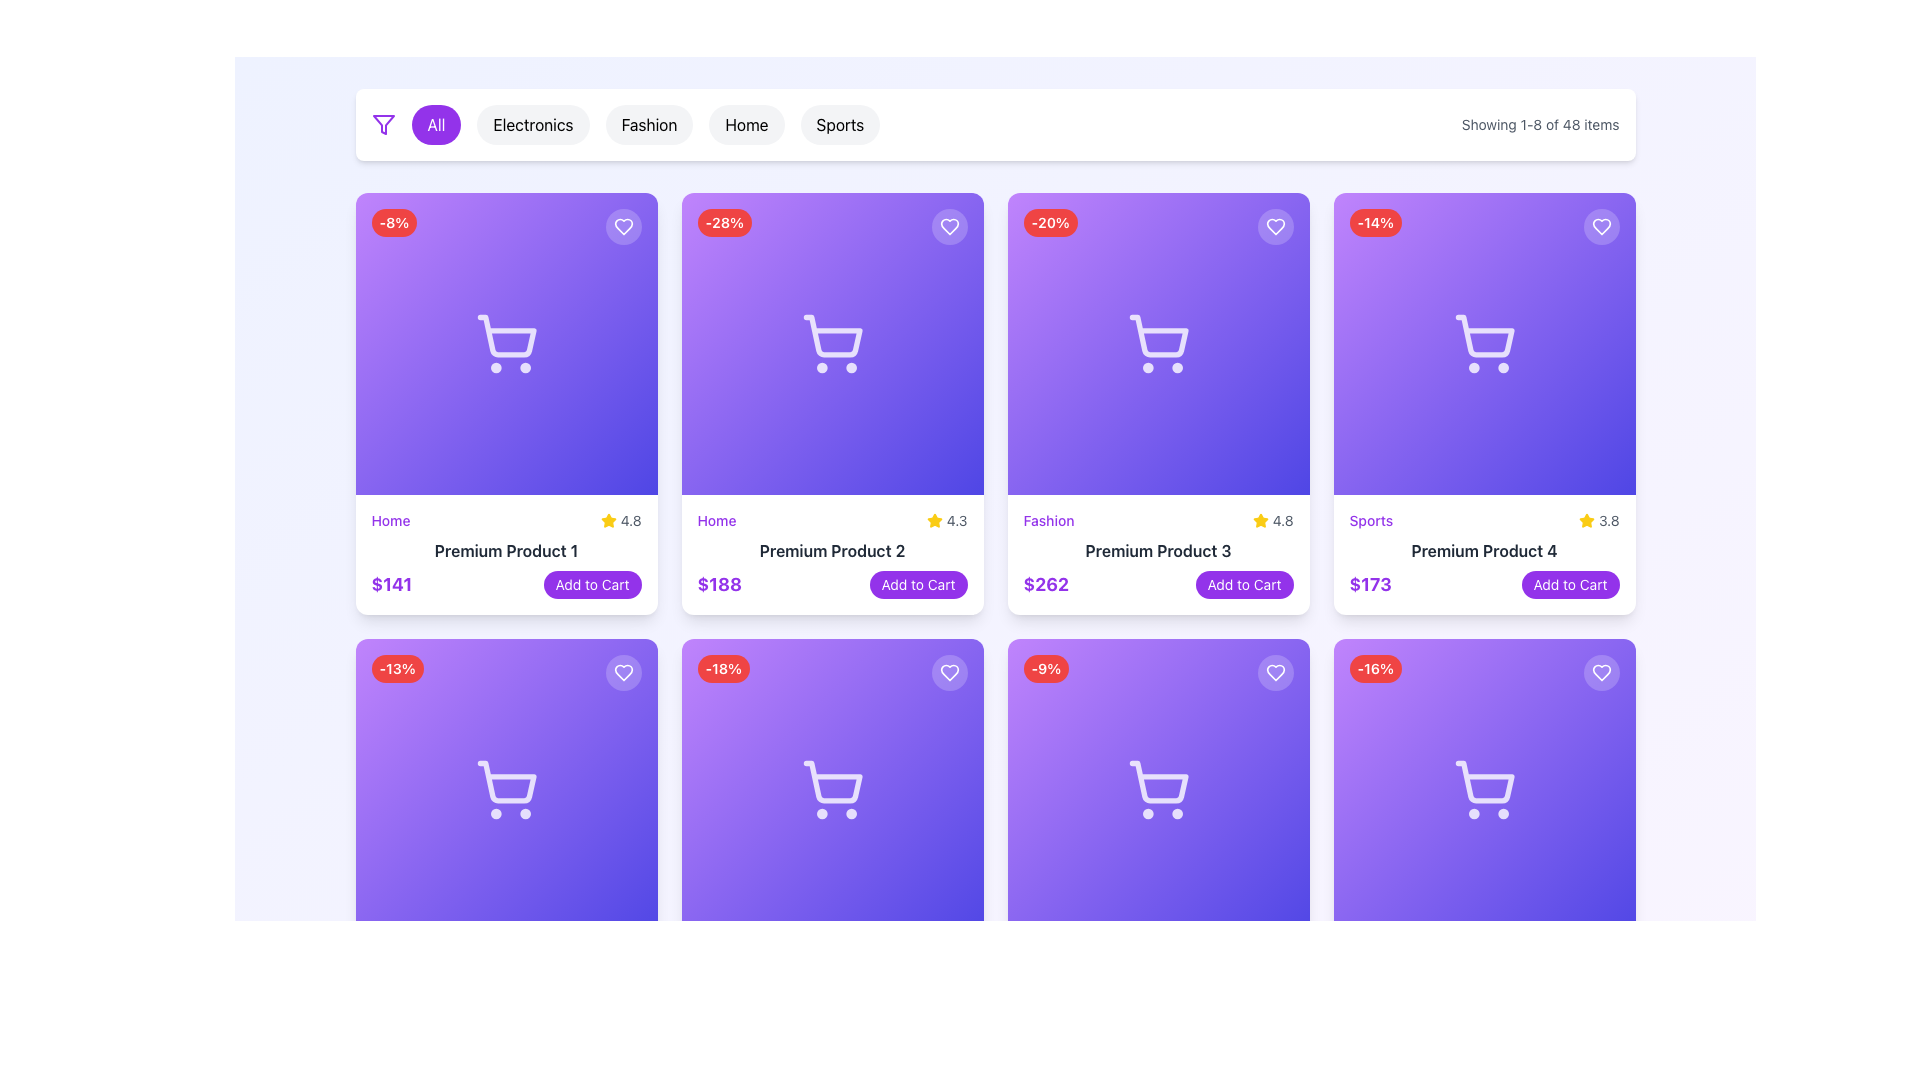  I want to click on the shopping cart icon located in the second product card from the left in the first row of the displayed grid, centered above the product's description and price, so click(832, 335).